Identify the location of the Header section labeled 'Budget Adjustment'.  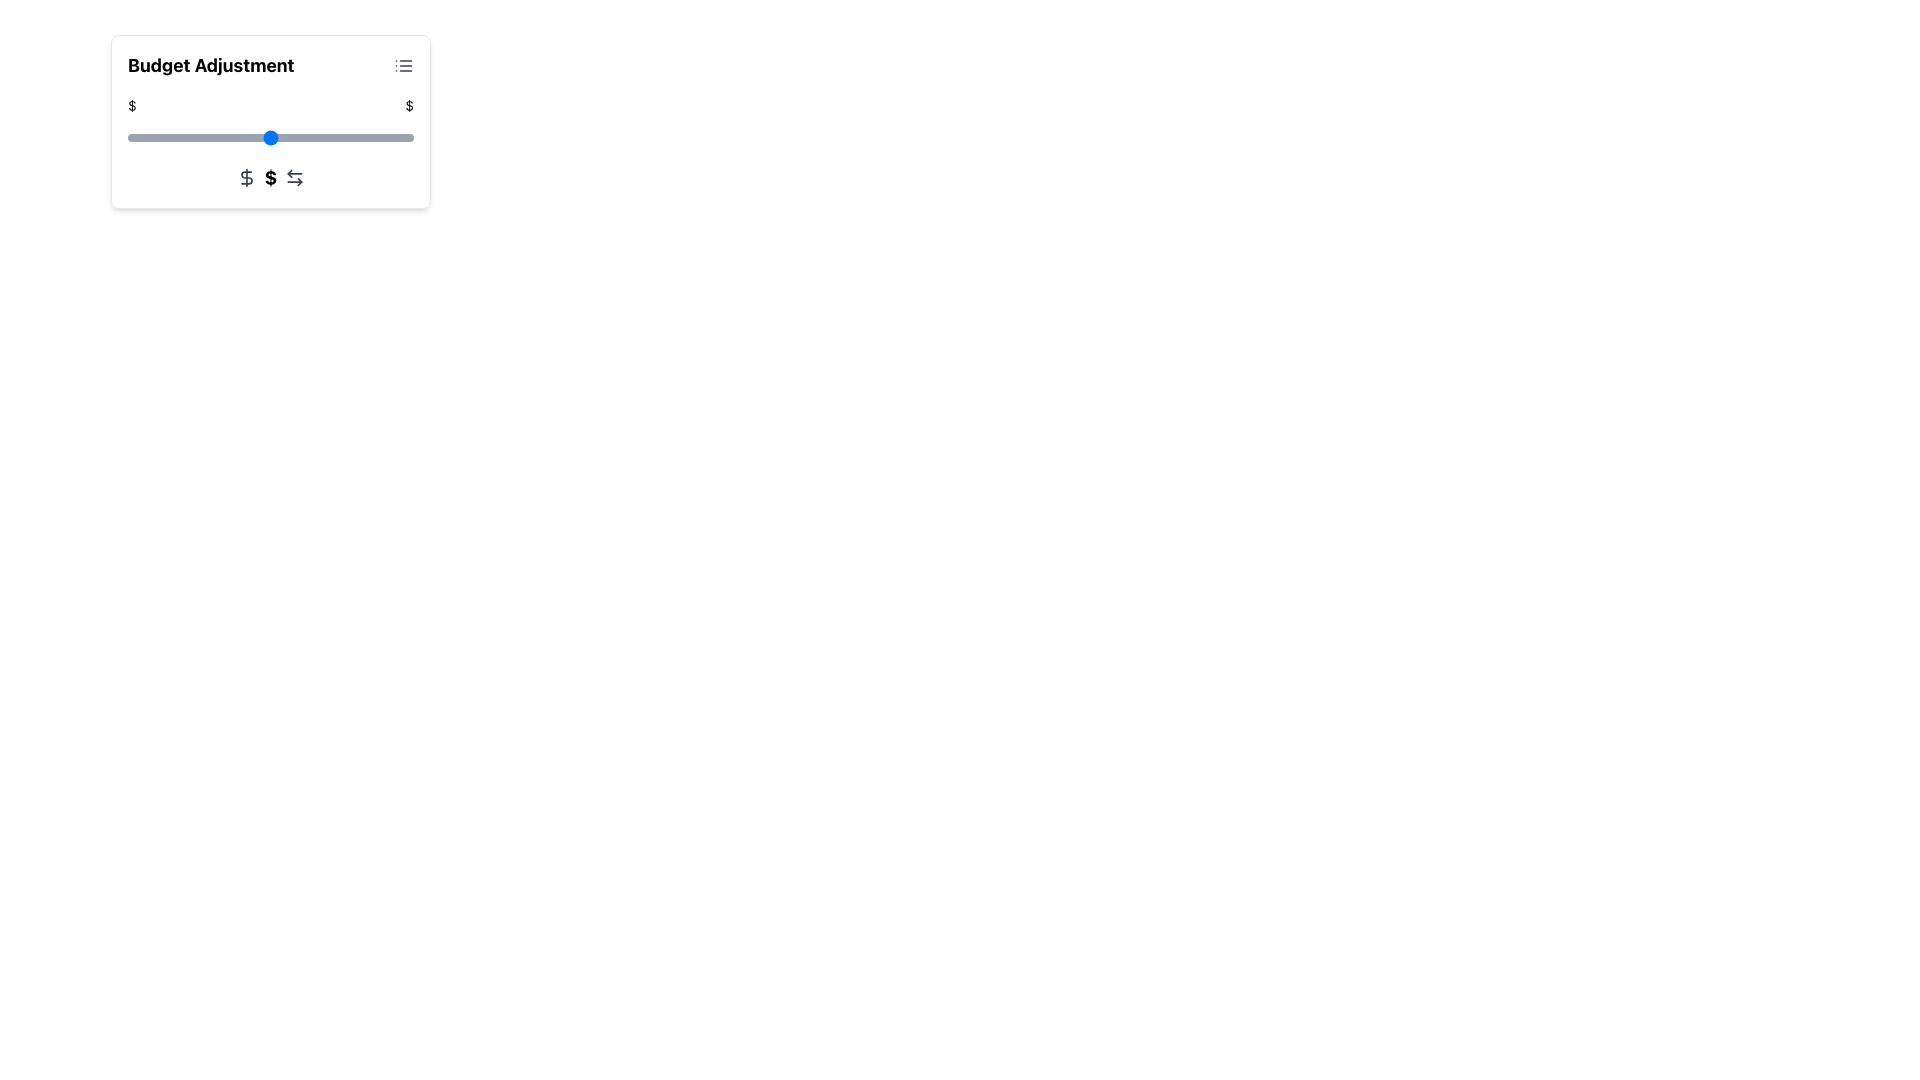
(269, 64).